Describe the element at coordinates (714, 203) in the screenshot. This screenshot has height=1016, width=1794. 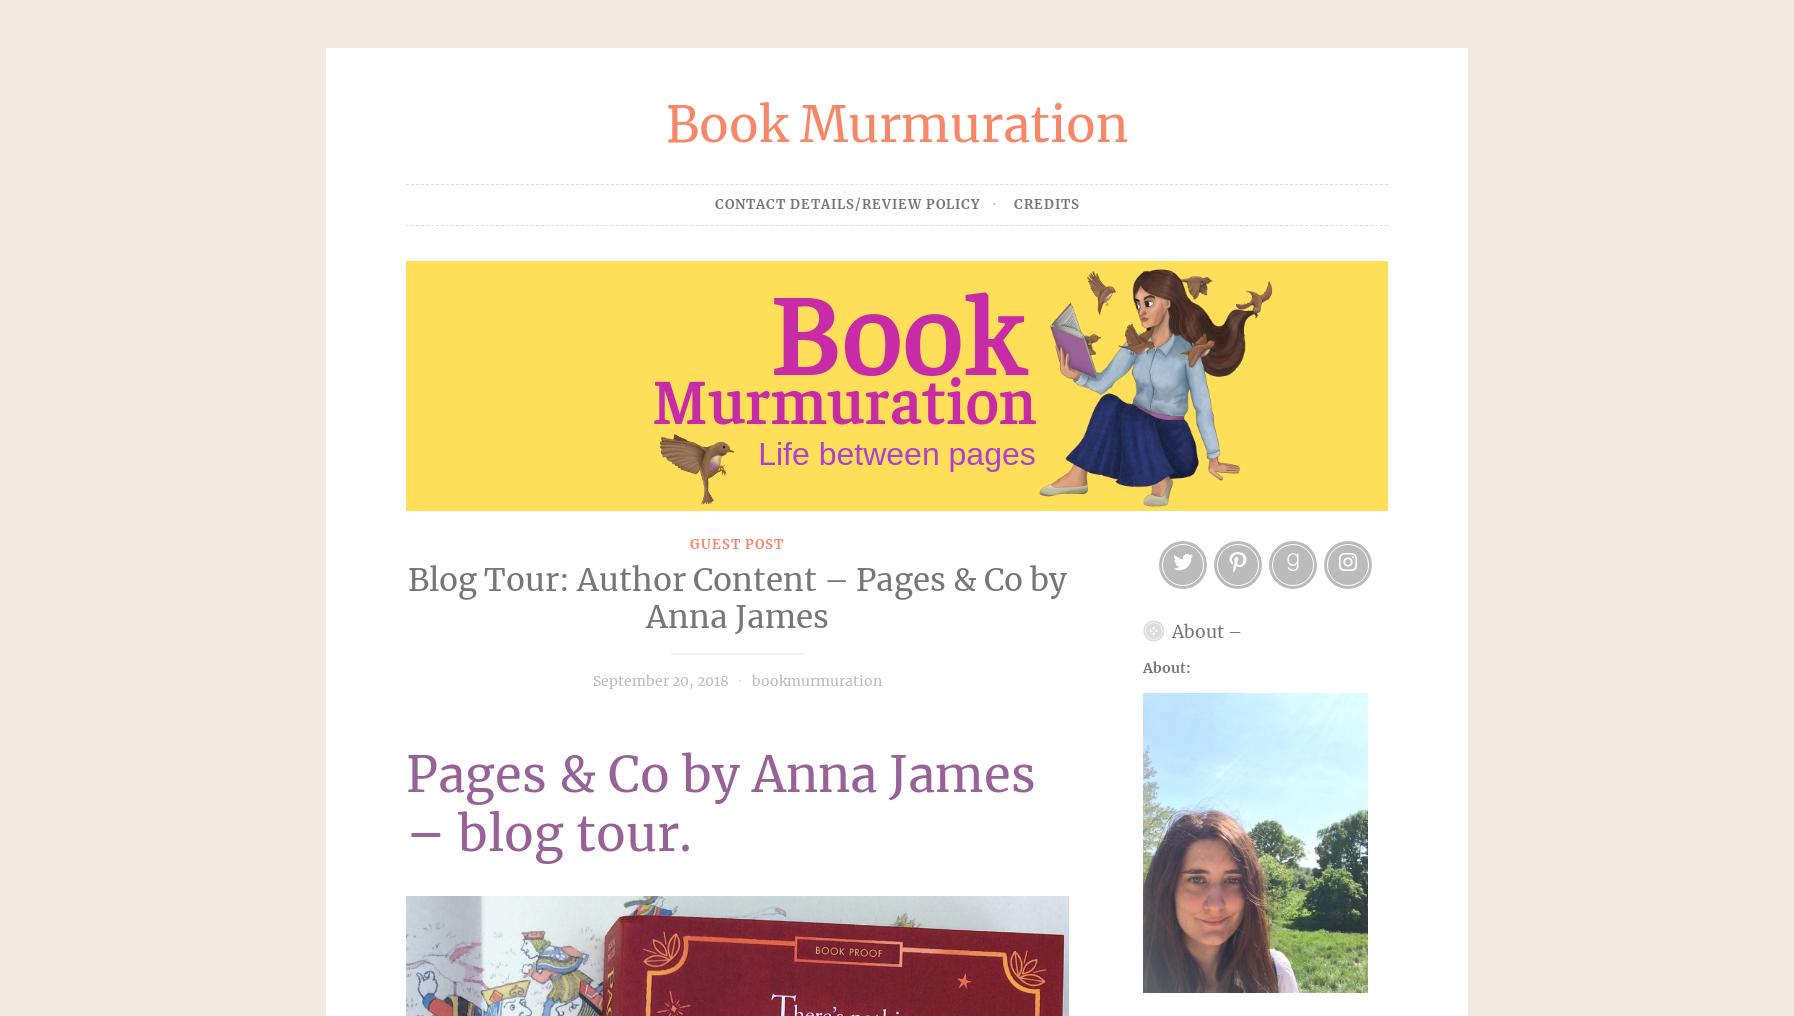
I see `'Contact Details/Review Policy'` at that location.